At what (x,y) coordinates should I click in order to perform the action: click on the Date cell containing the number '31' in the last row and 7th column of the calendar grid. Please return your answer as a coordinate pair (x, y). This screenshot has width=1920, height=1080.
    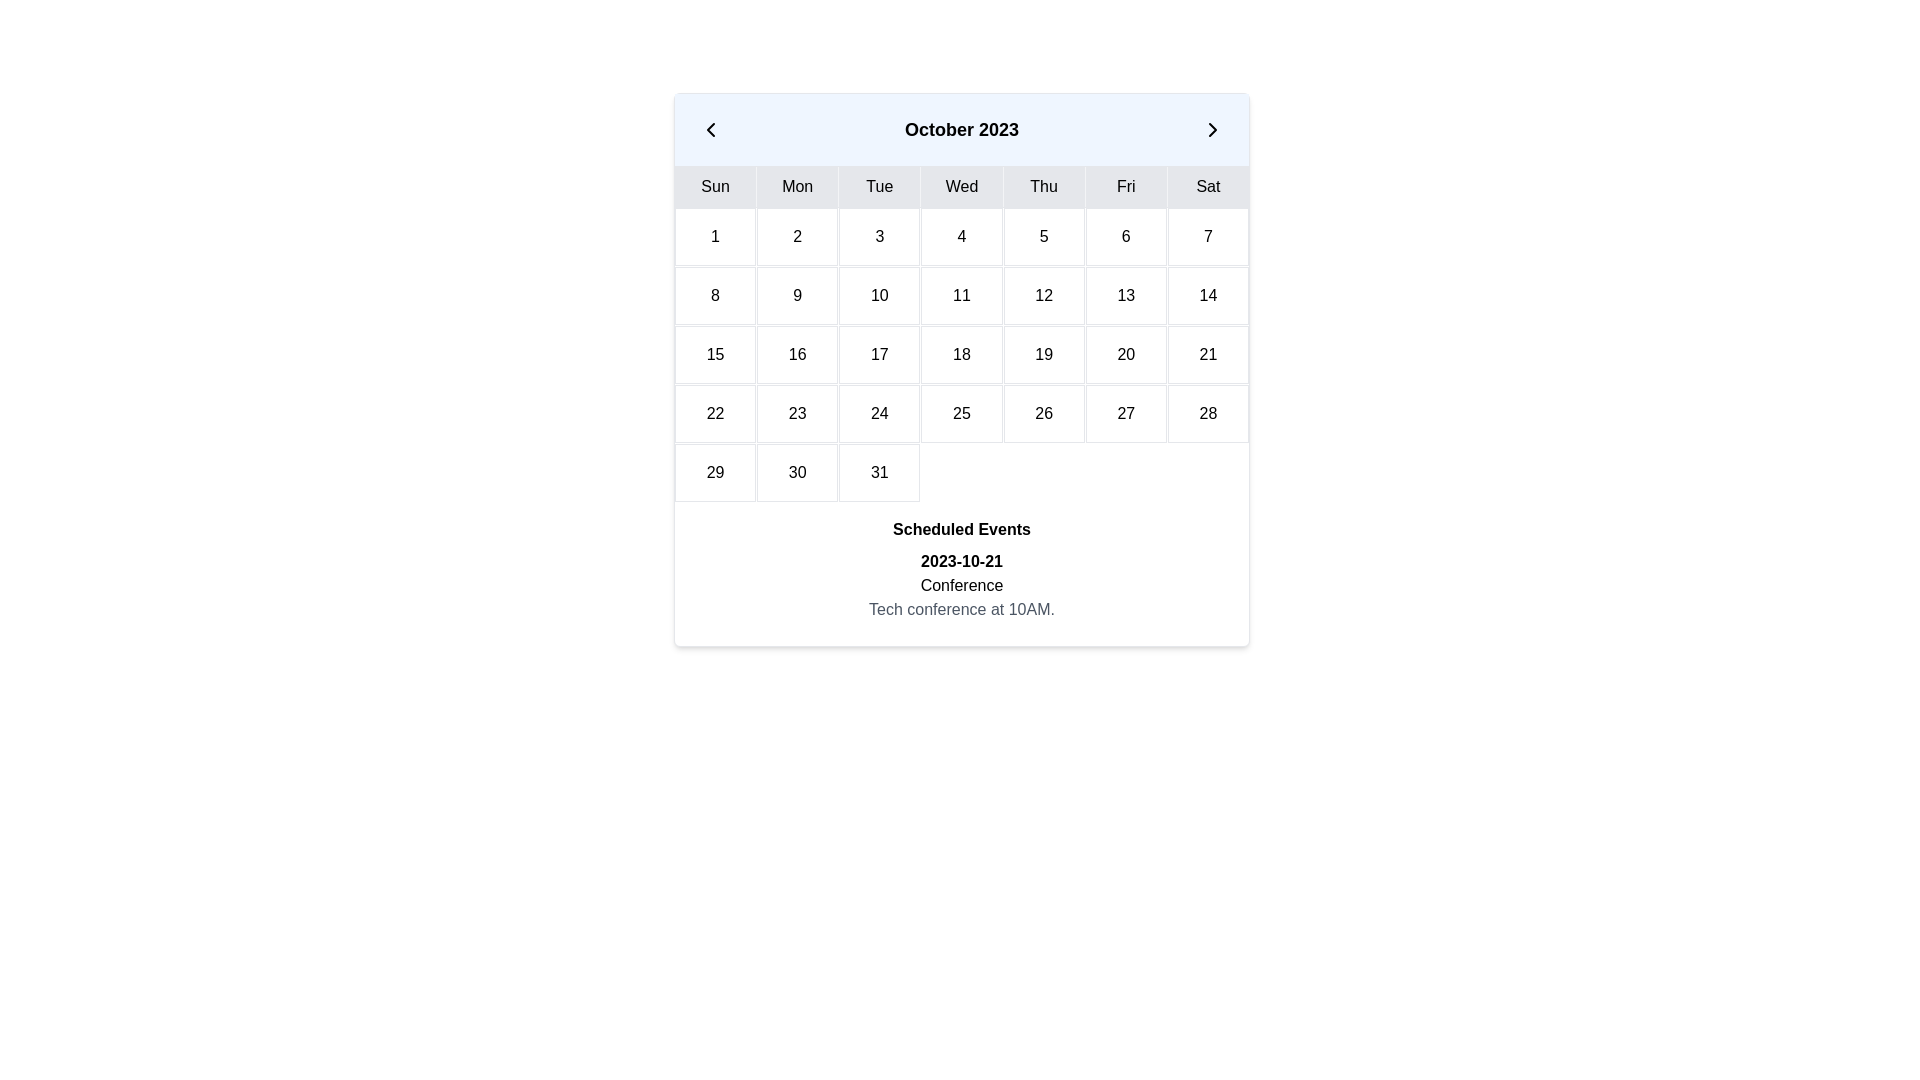
    Looking at the image, I should click on (879, 473).